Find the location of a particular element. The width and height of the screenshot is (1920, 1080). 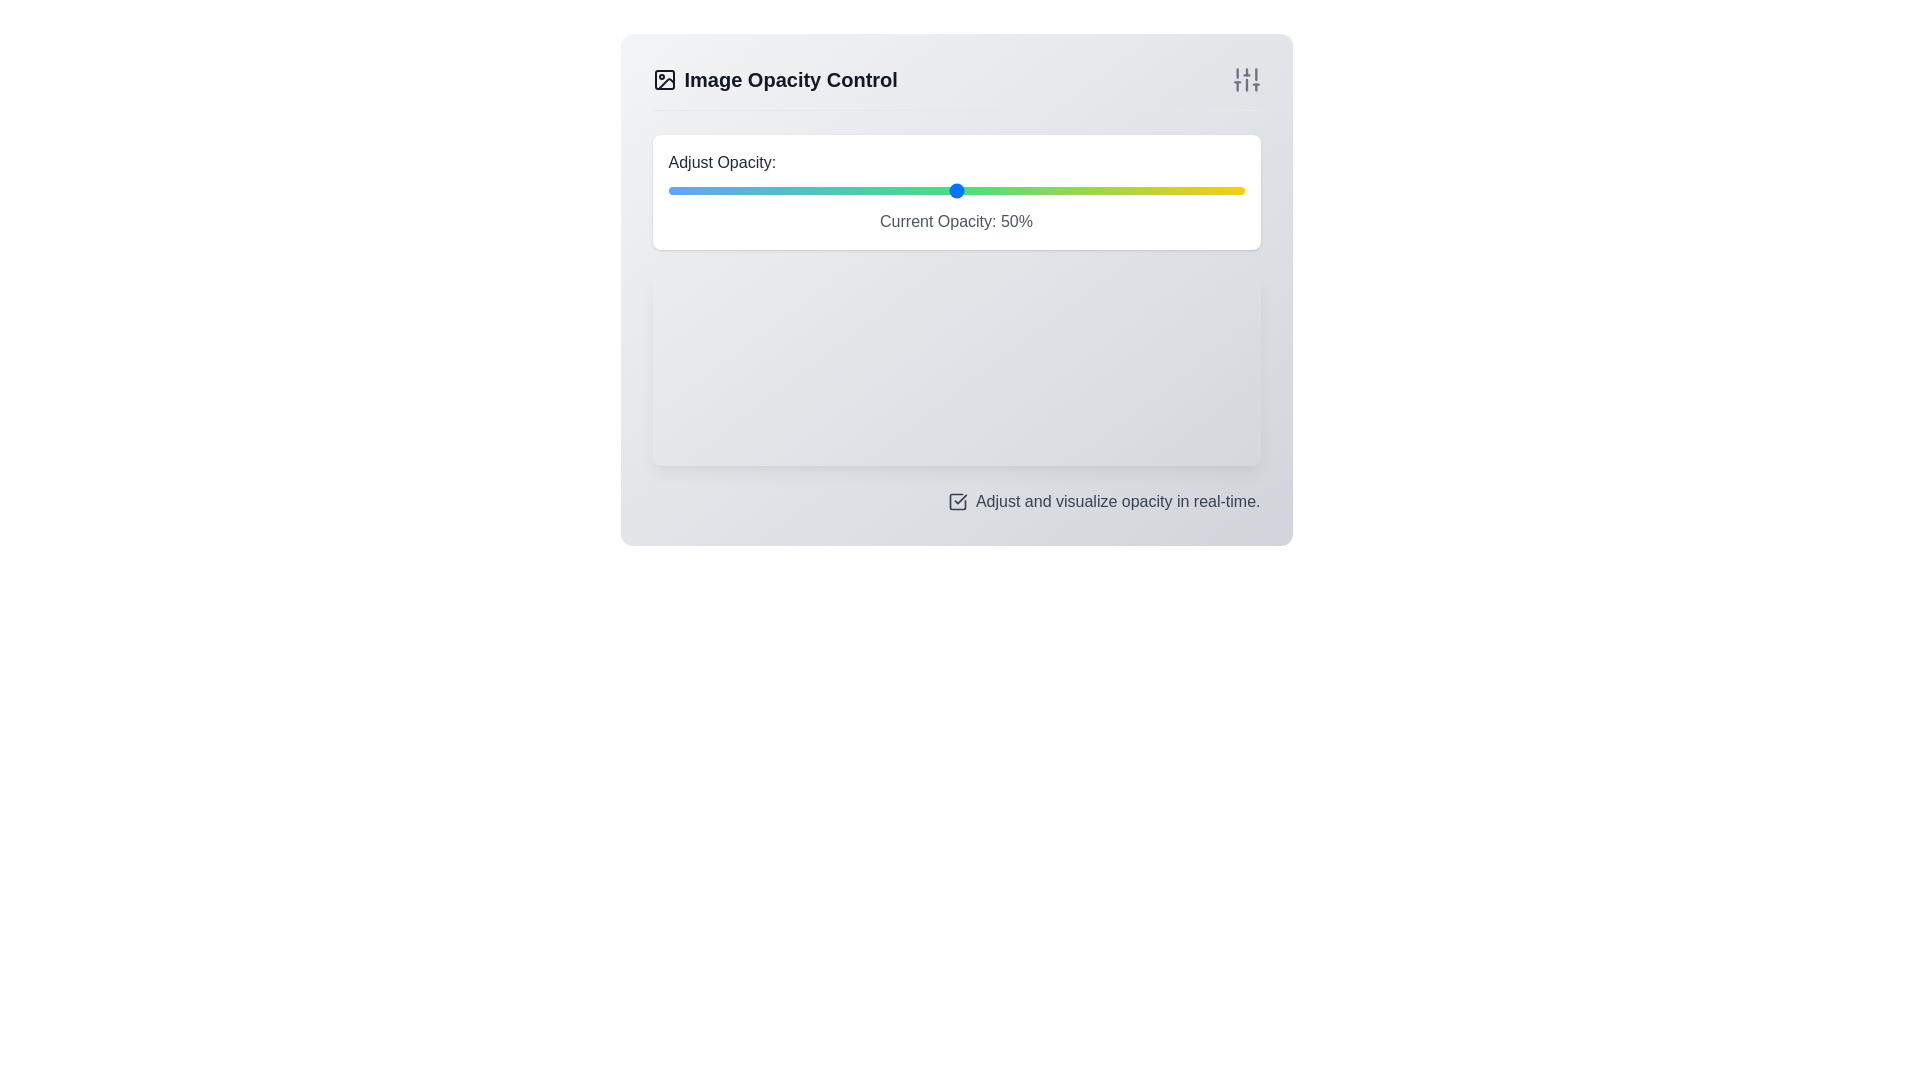

the opacity is located at coordinates (1019, 191).